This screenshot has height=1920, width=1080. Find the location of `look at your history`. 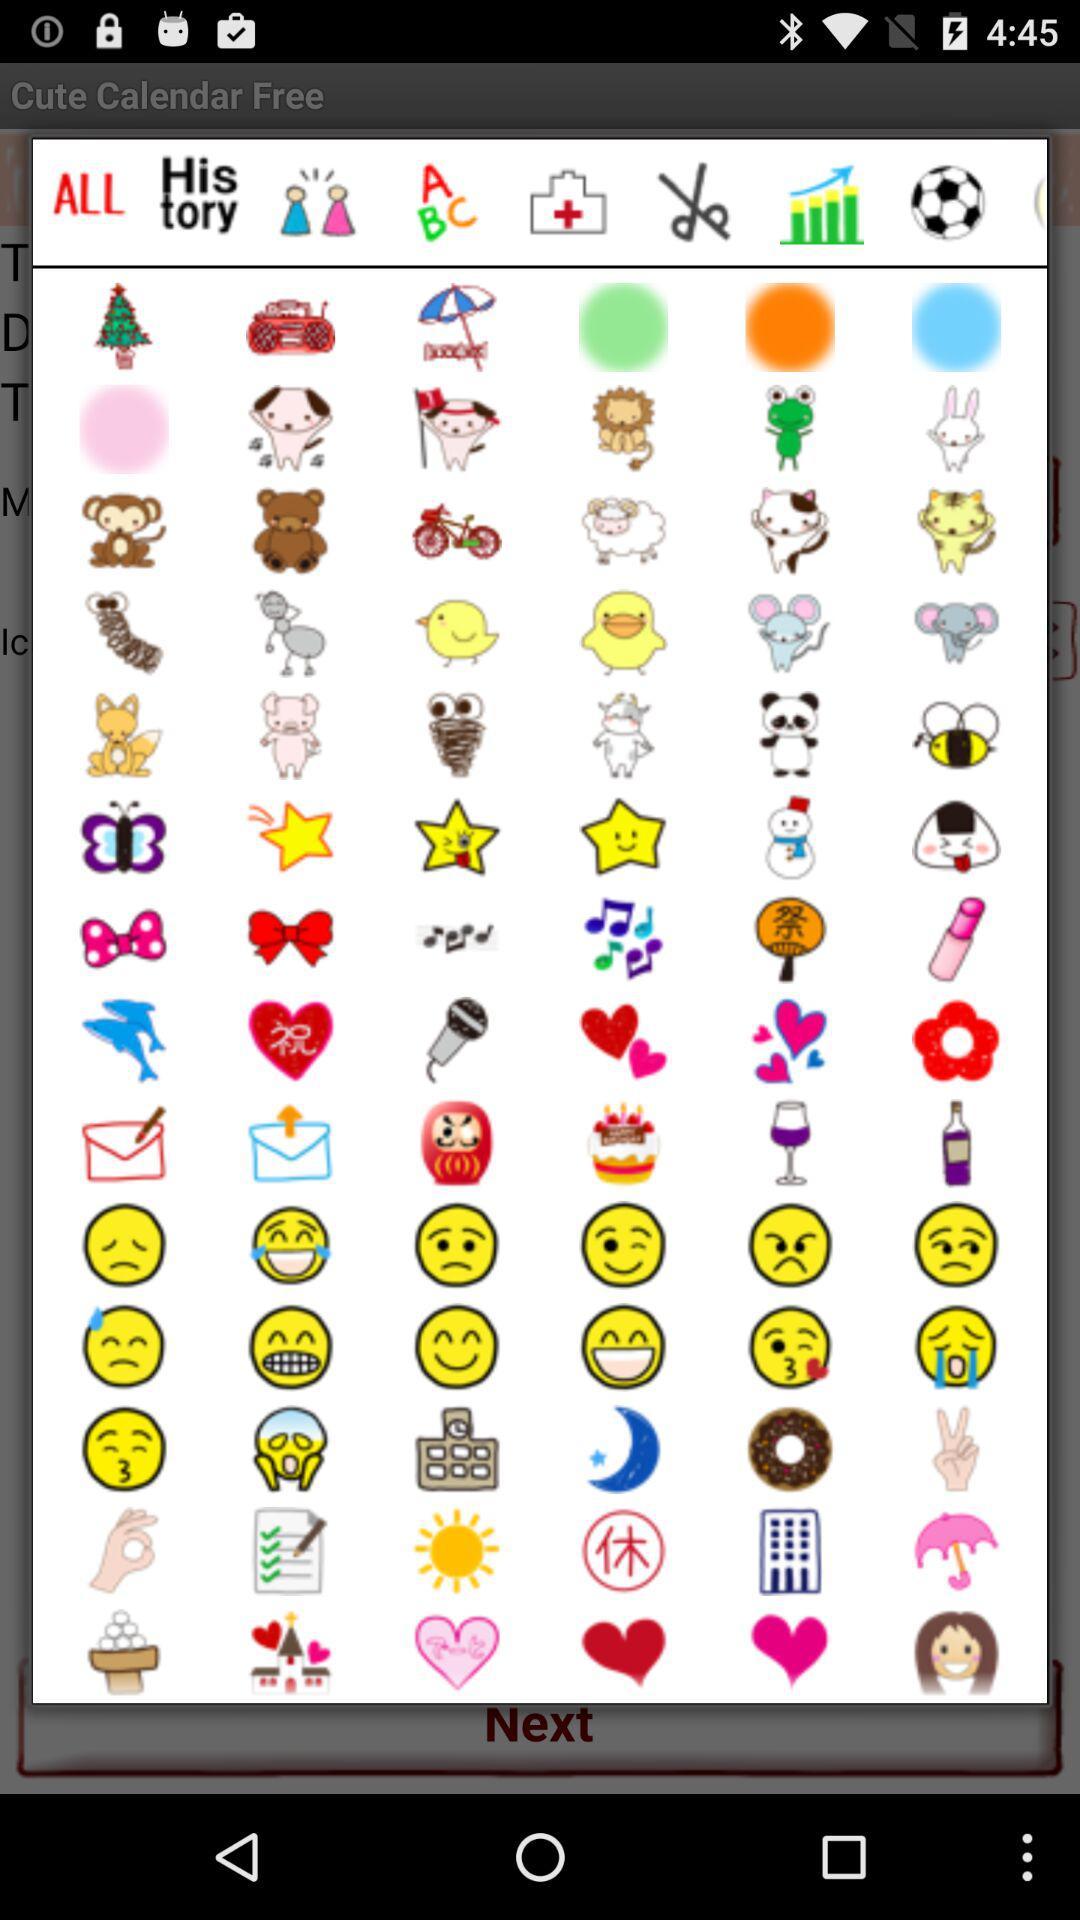

look at your history is located at coordinates (199, 195).